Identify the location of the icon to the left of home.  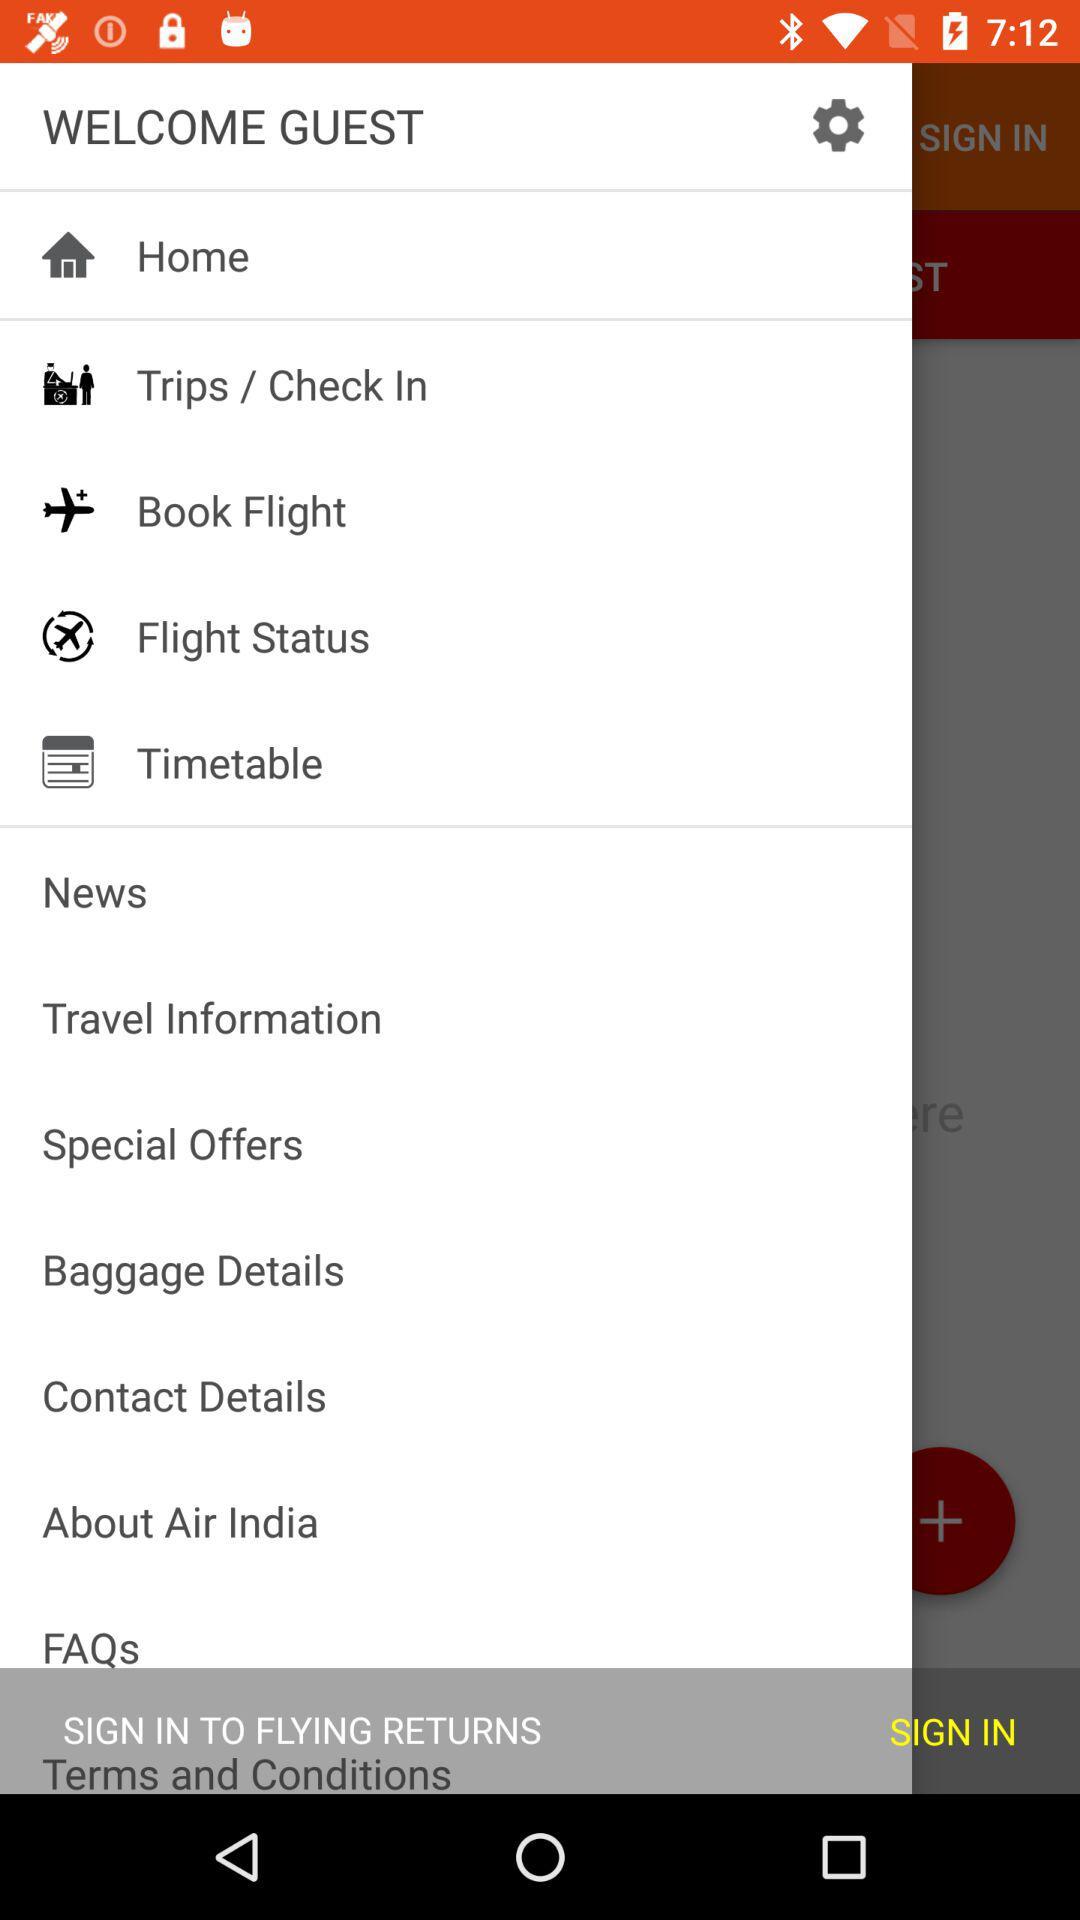
(67, 253).